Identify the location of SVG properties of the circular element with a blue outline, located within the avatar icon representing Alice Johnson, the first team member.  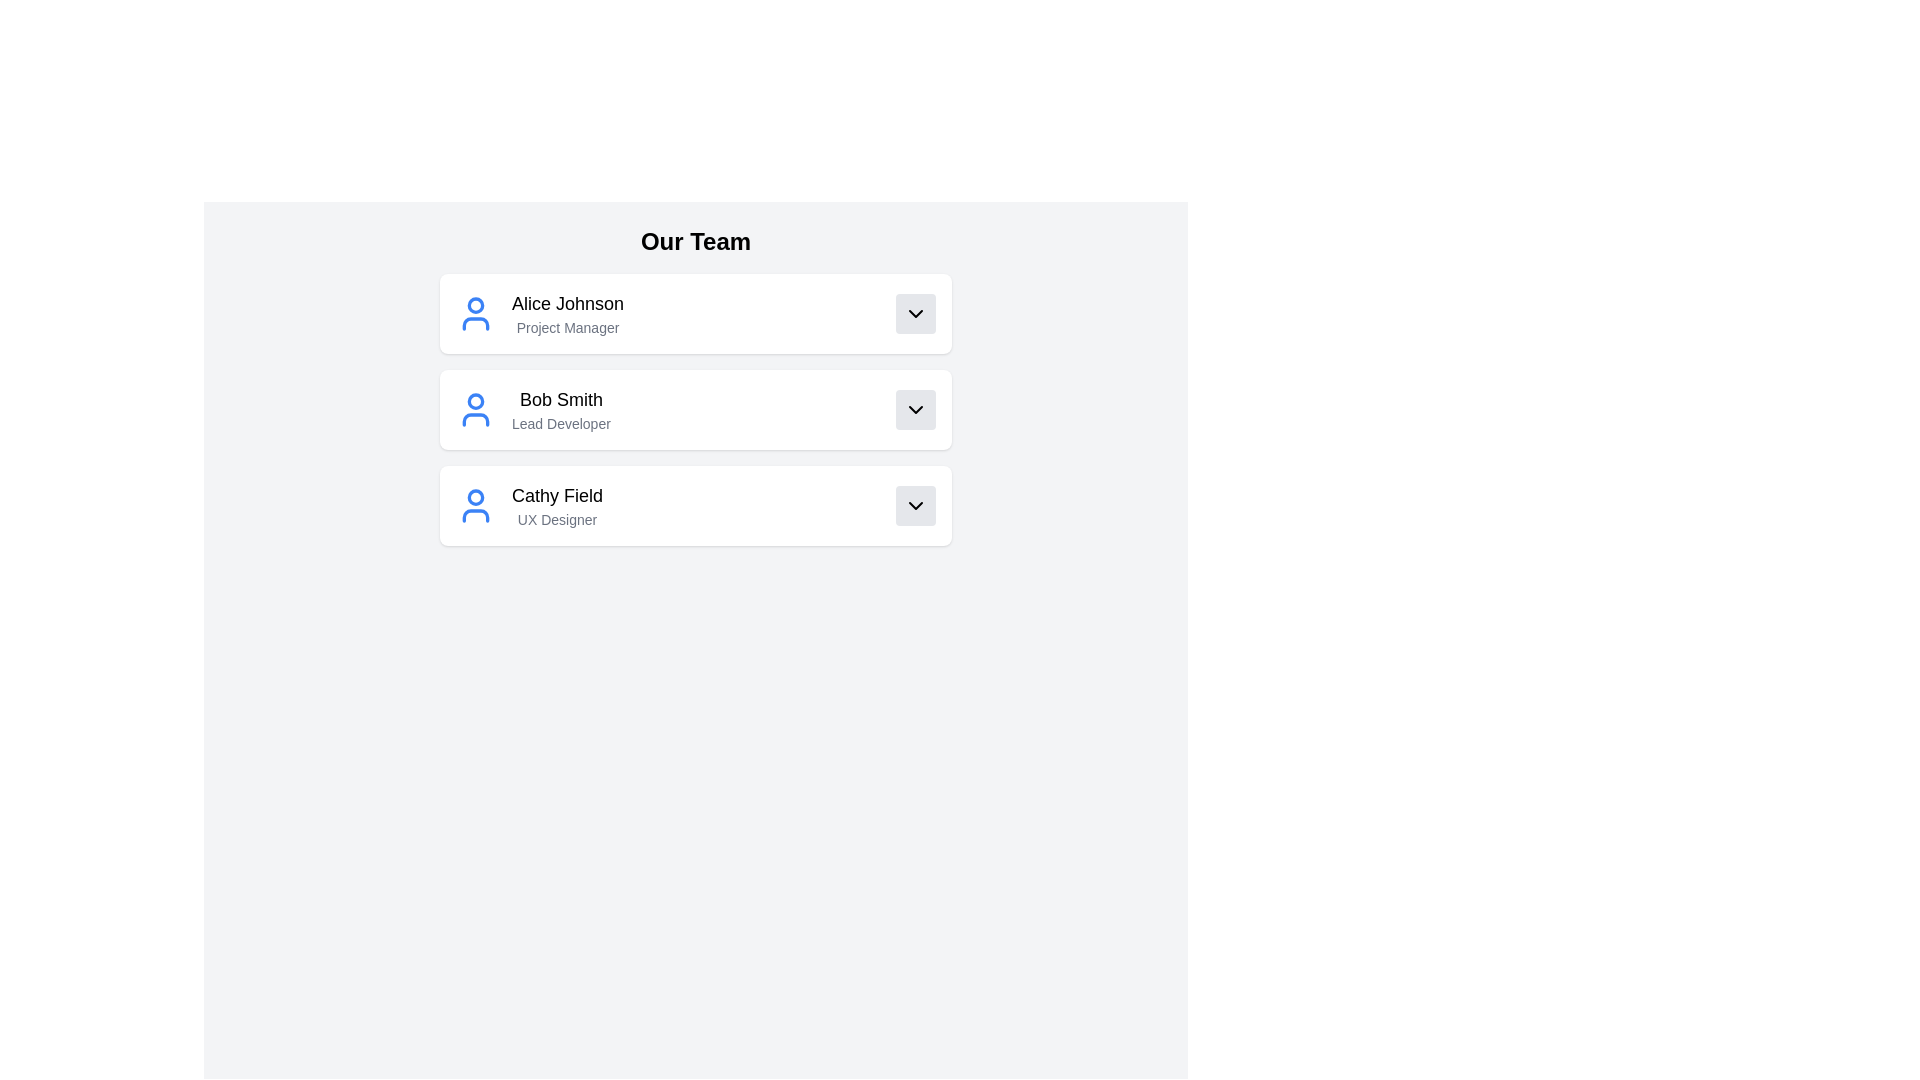
(474, 304).